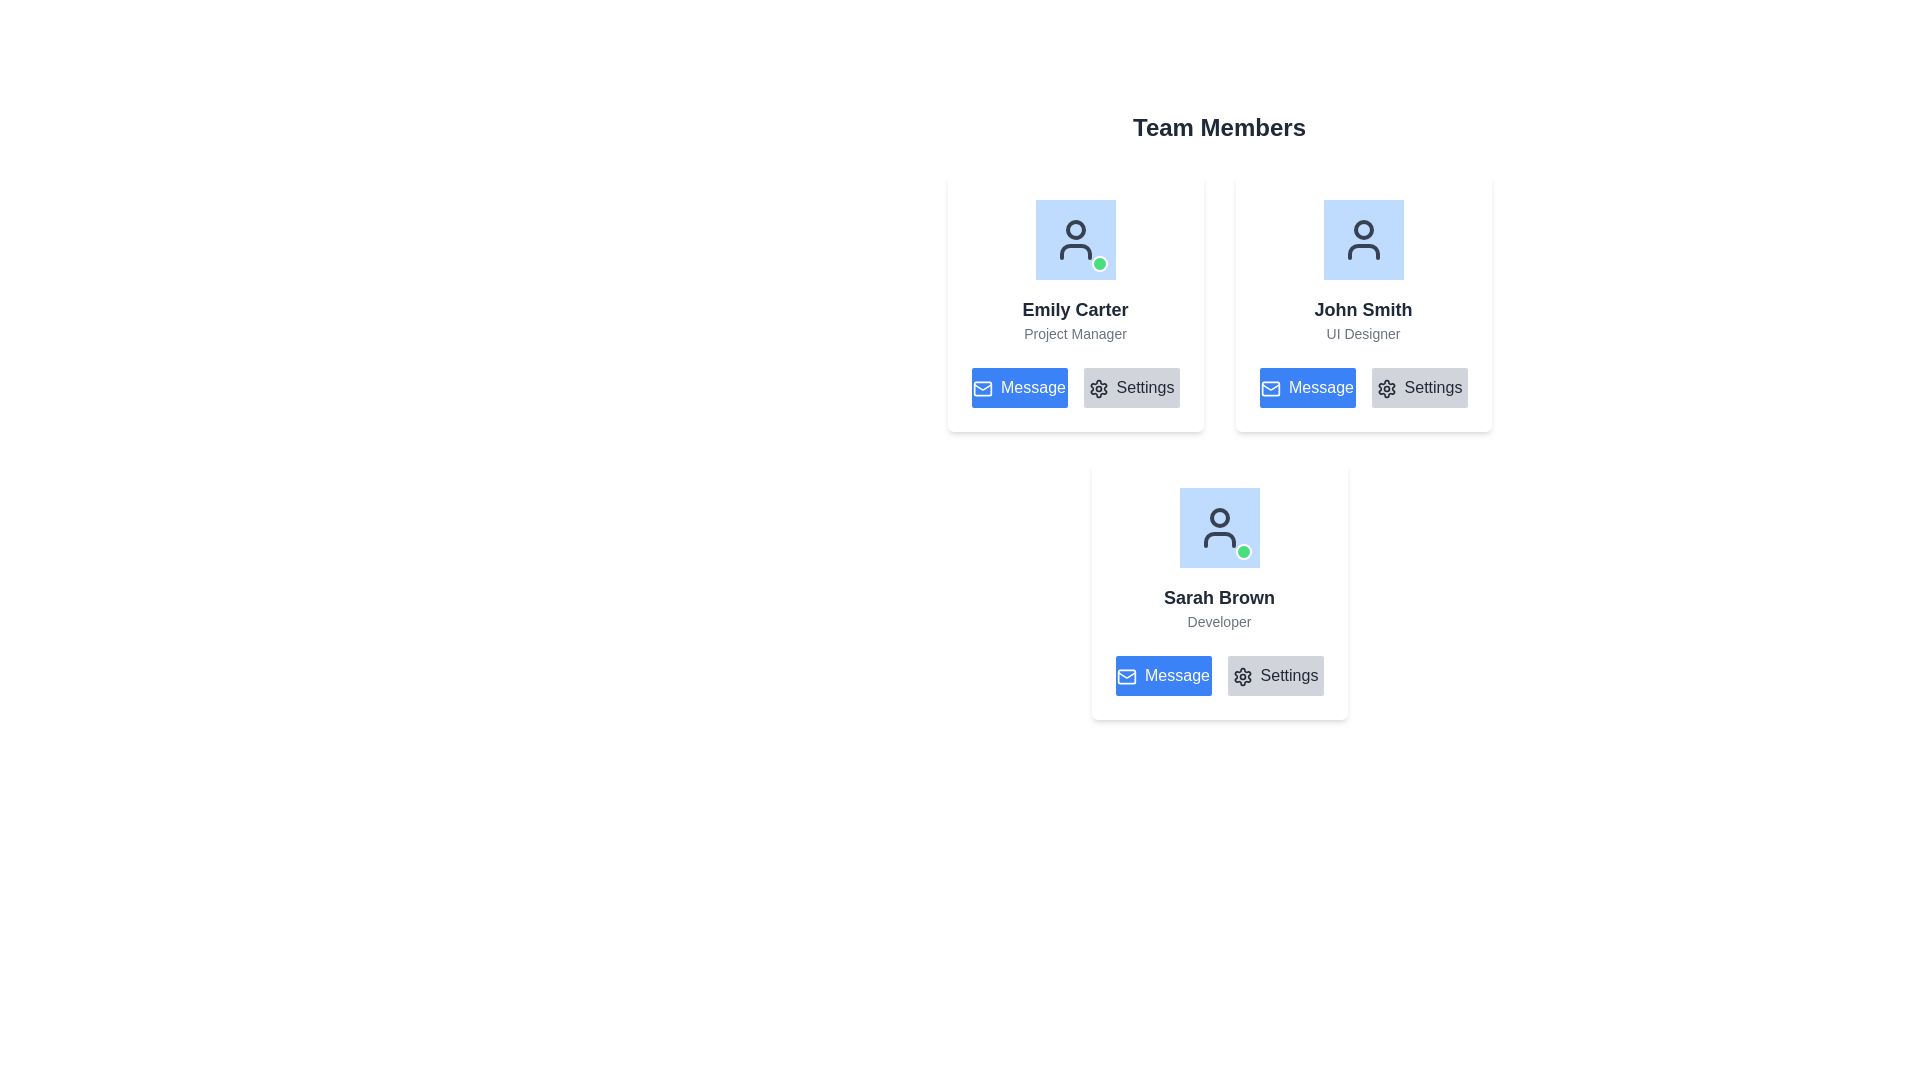 This screenshot has height=1080, width=1920. Describe the element at coordinates (1362, 333) in the screenshot. I see `the static text label reading 'UI Designer', which is styled with a small font size and gray color, located below the header 'John Smith' in the profile card` at that location.